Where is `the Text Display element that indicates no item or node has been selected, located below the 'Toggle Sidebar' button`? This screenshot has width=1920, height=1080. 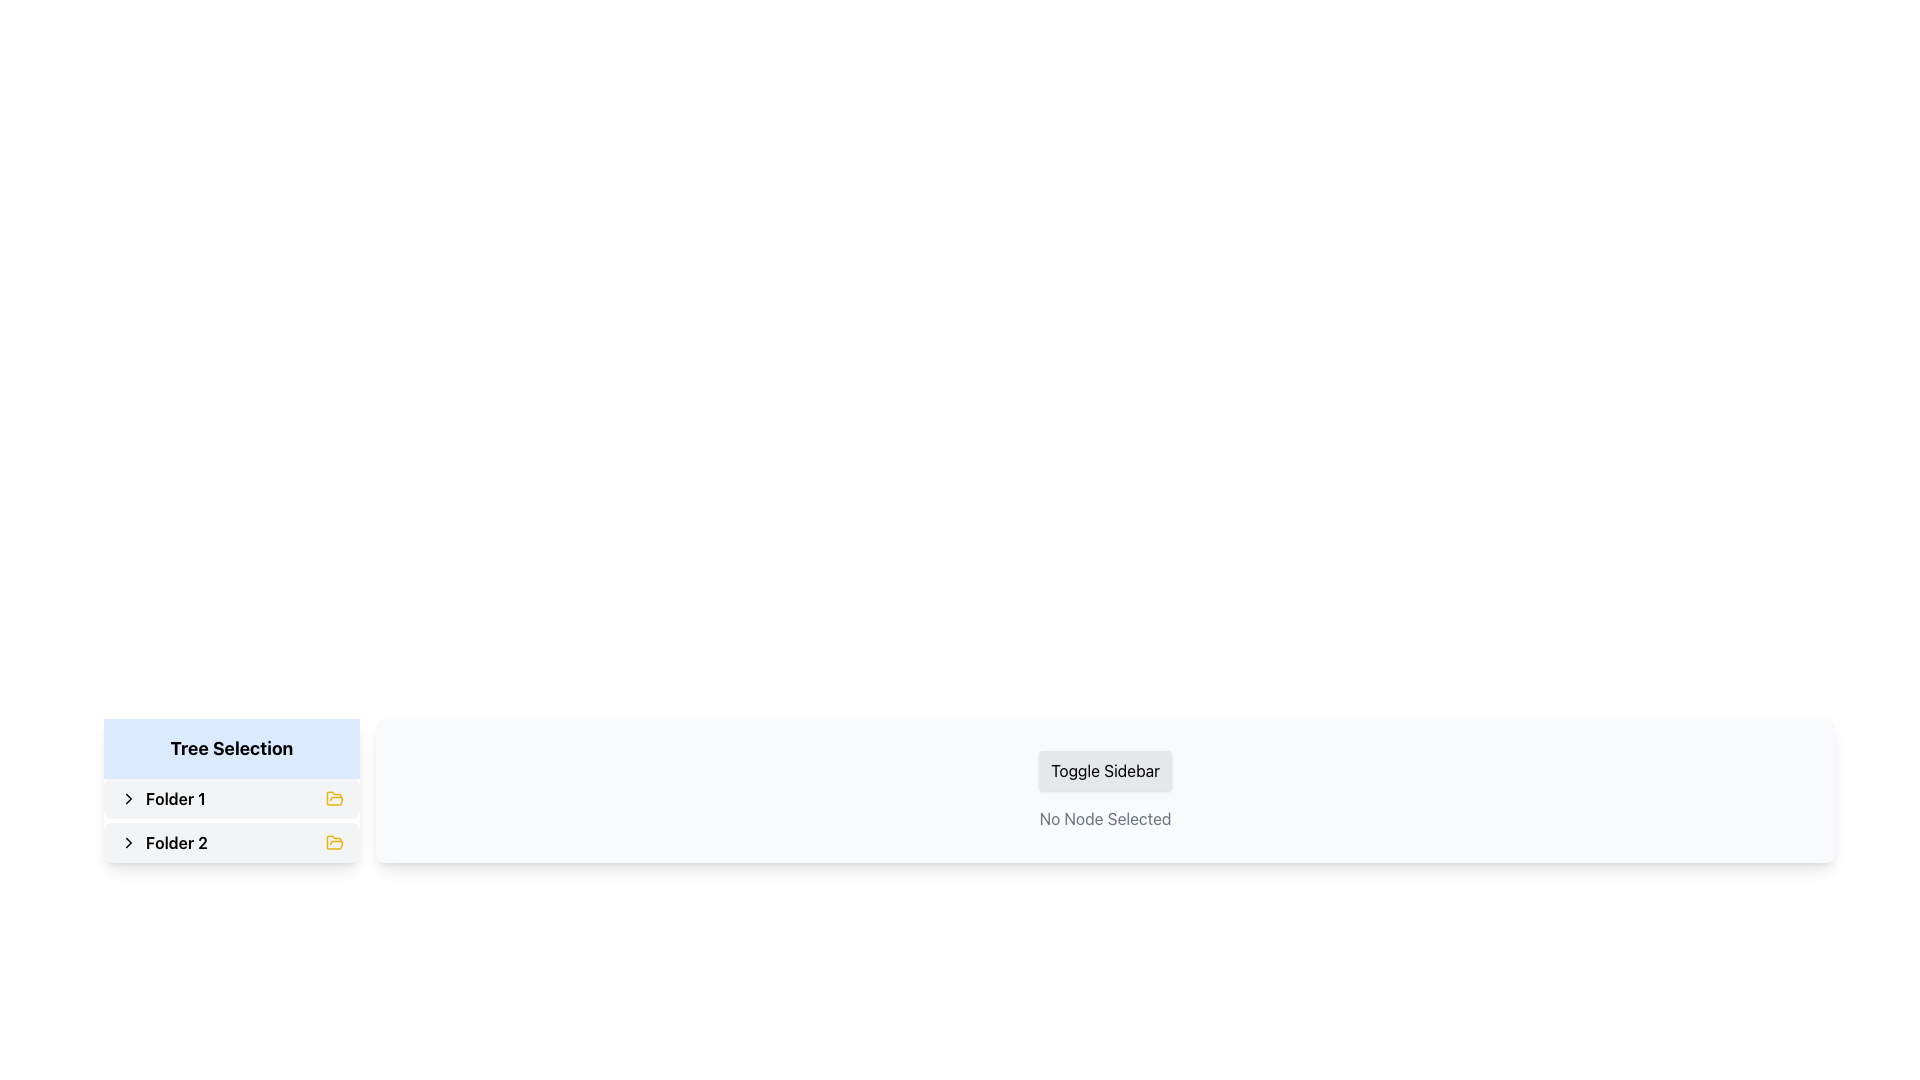
the Text Display element that indicates no item or node has been selected, located below the 'Toggle Sidebar' button is located at coordinates (1104, 818).